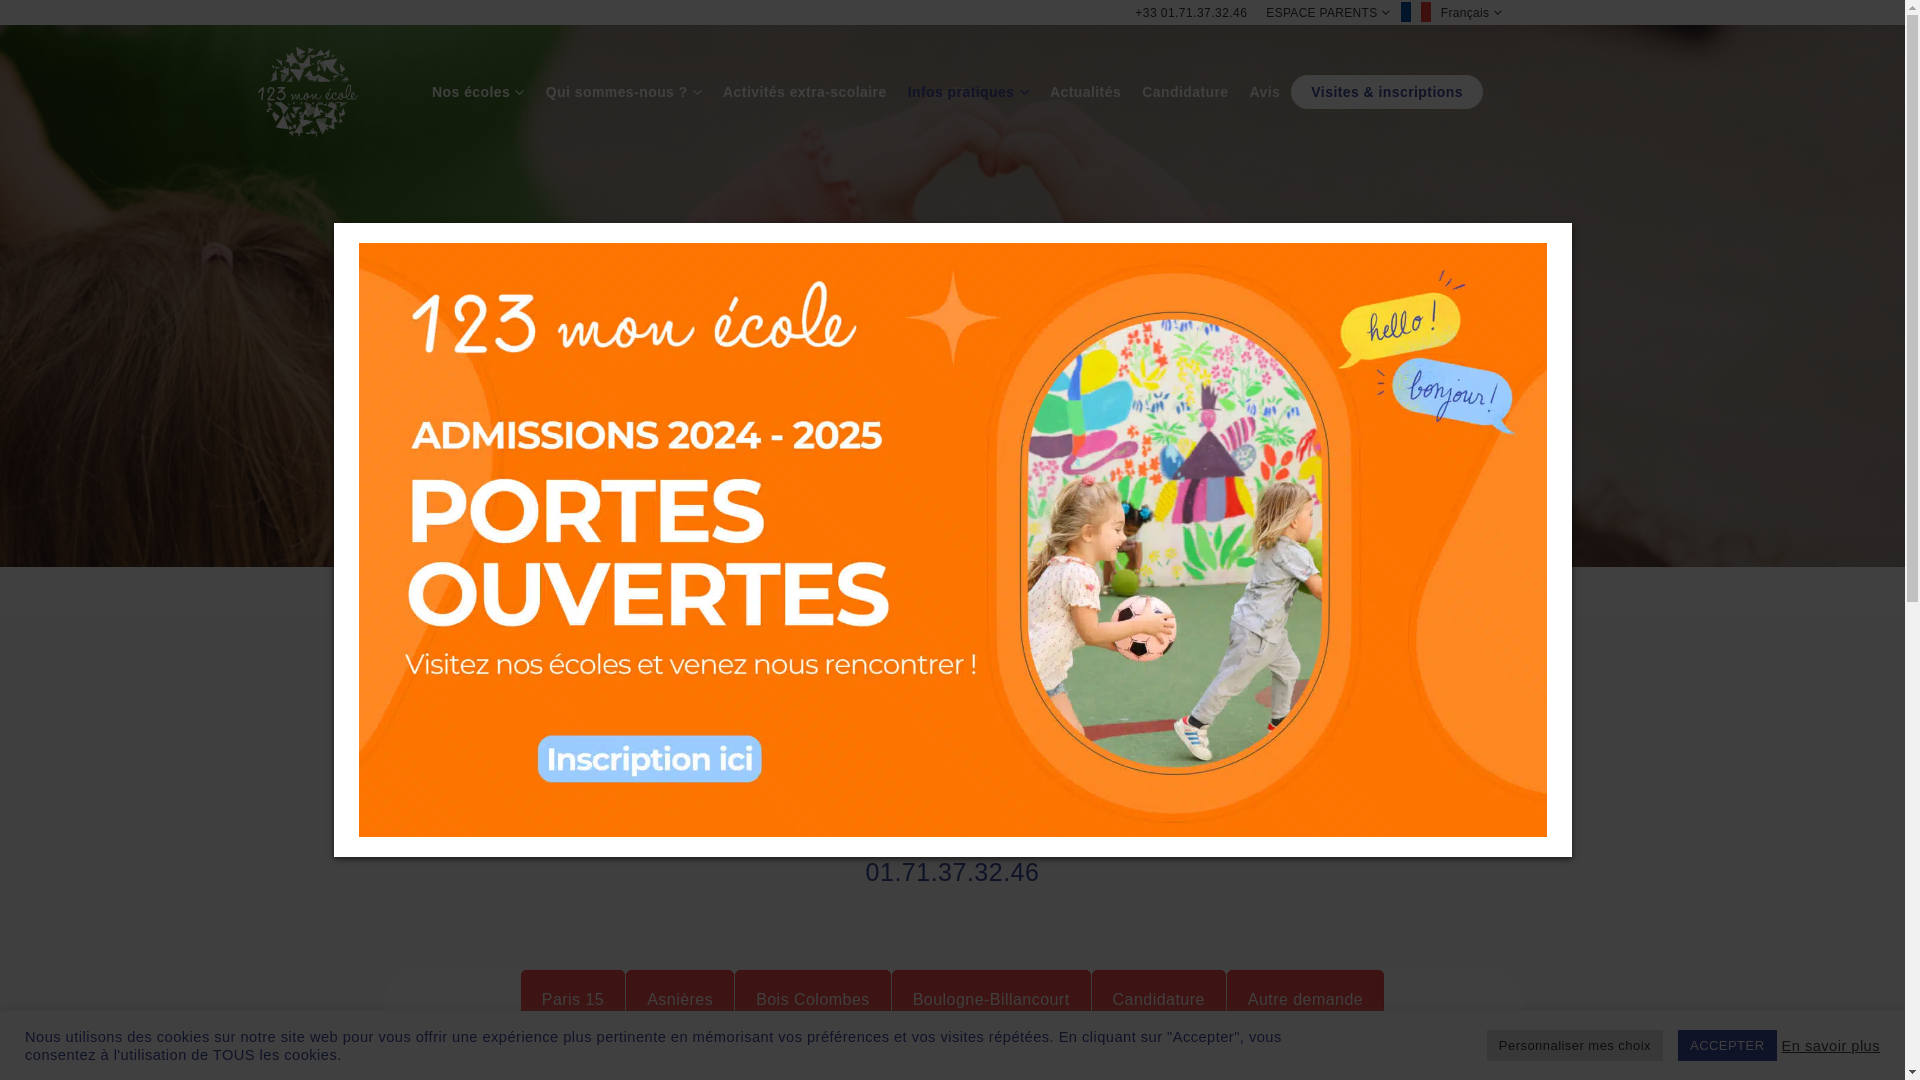 The width and height of the screenshot is (1920, 1080). I want to click on 'ESPACE PARENTS', so click(1328, 12).